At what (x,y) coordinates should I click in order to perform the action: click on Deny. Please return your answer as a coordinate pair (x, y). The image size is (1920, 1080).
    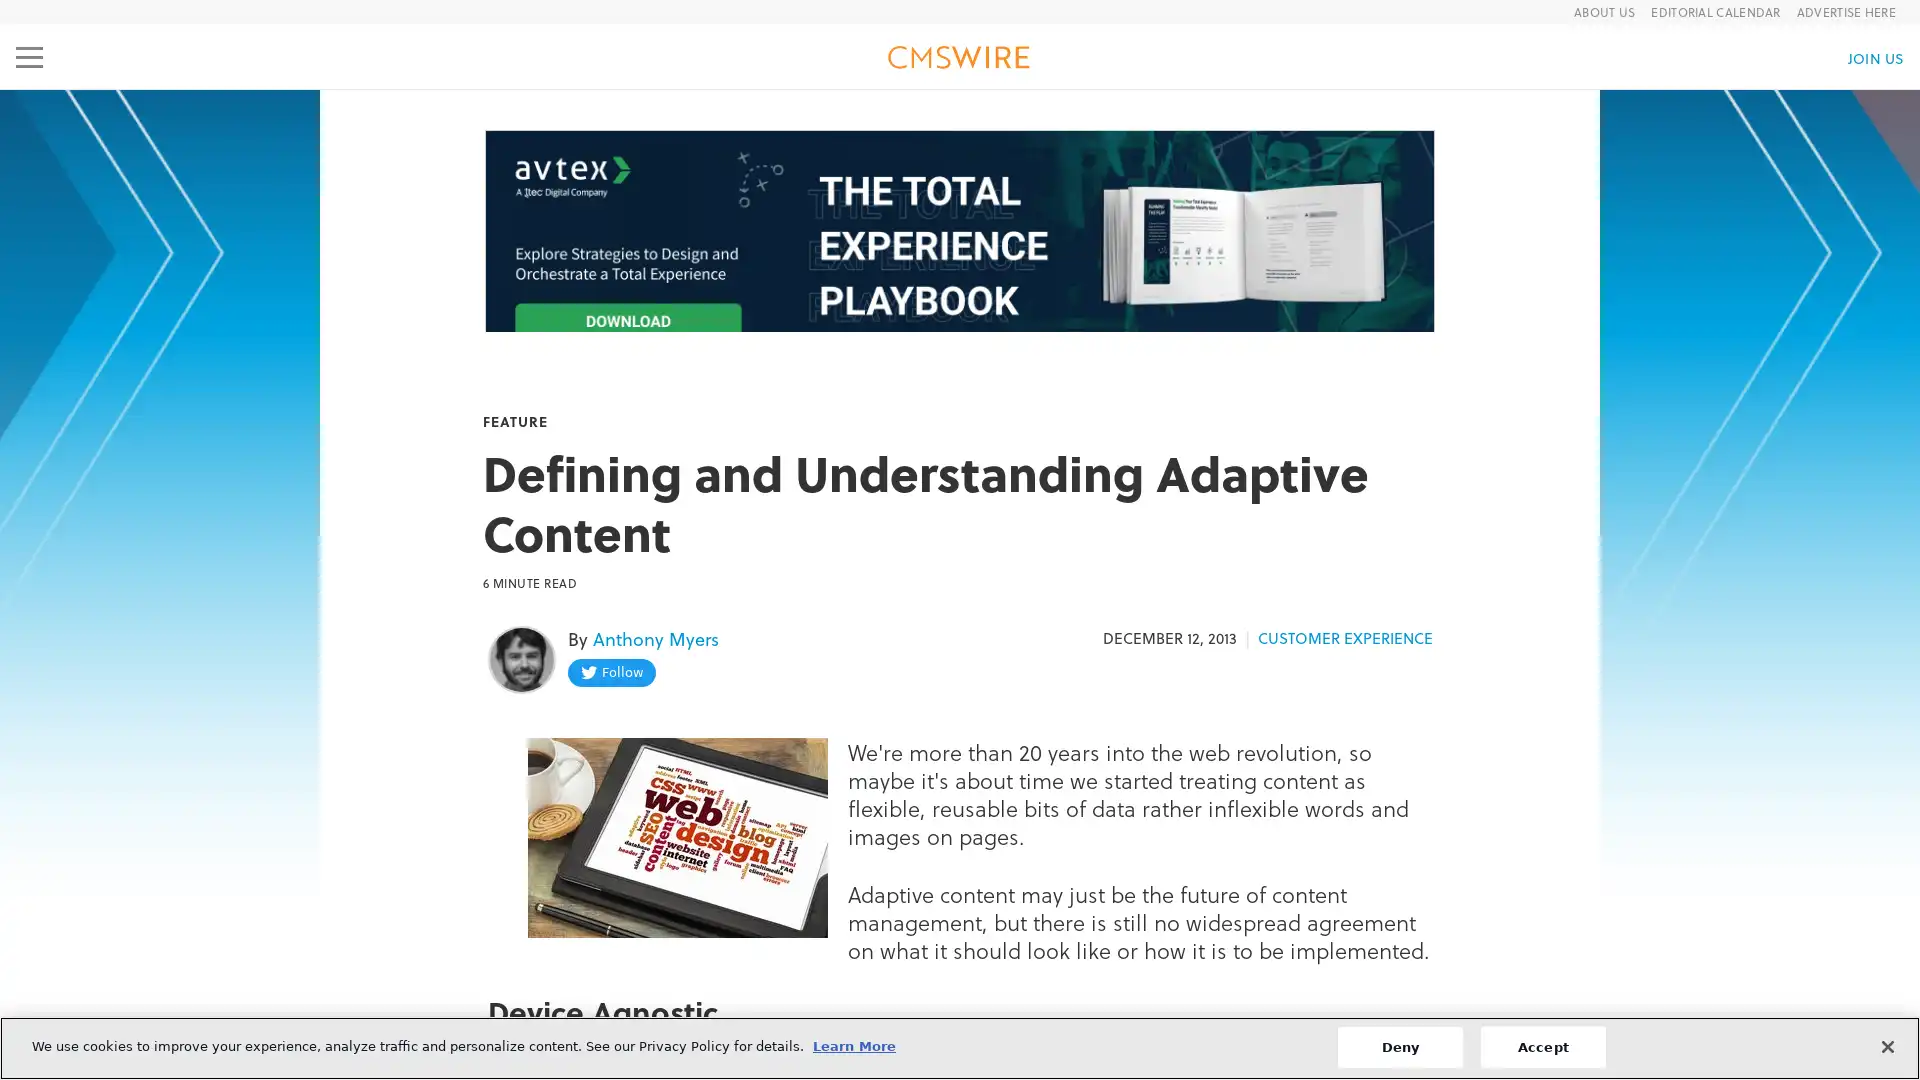
    Looking at the image, I should click on (1398, 1045).